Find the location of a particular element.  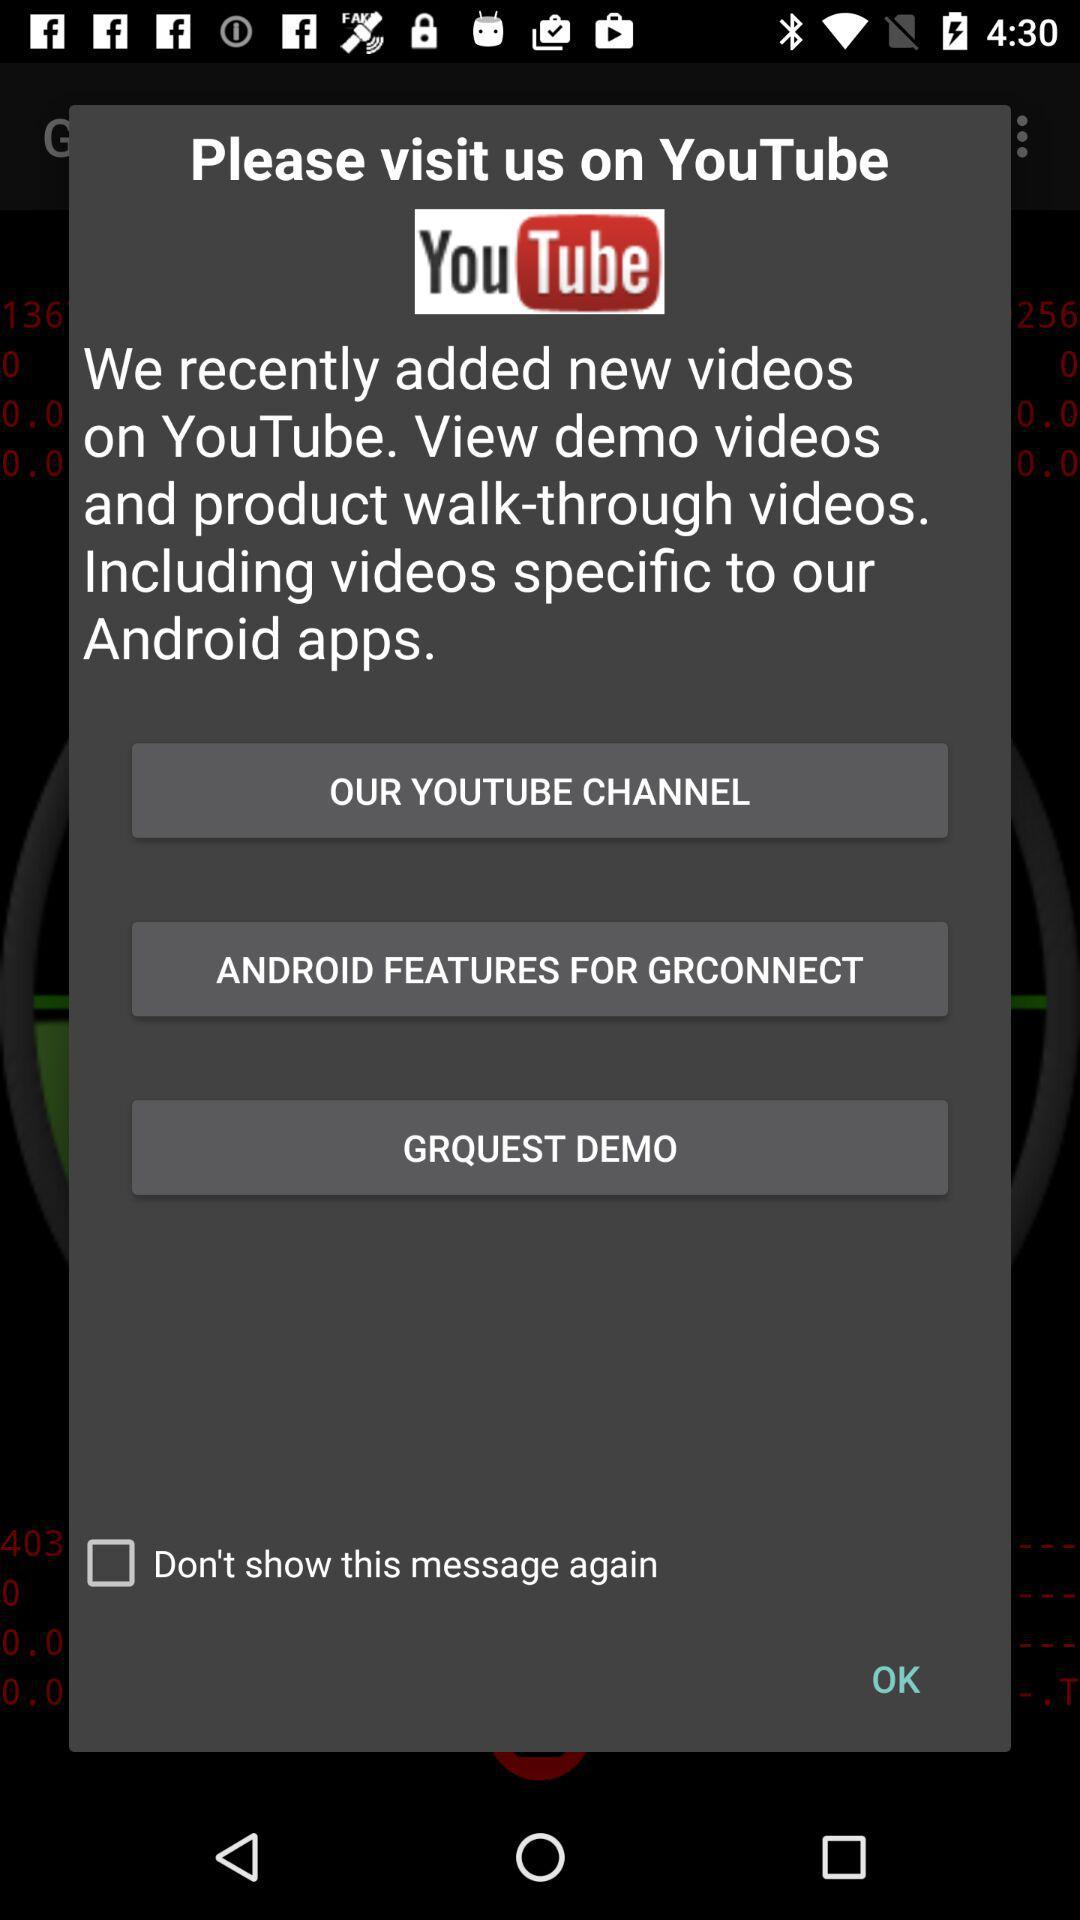

the grquest demo is located at coordinates (540, 1147).